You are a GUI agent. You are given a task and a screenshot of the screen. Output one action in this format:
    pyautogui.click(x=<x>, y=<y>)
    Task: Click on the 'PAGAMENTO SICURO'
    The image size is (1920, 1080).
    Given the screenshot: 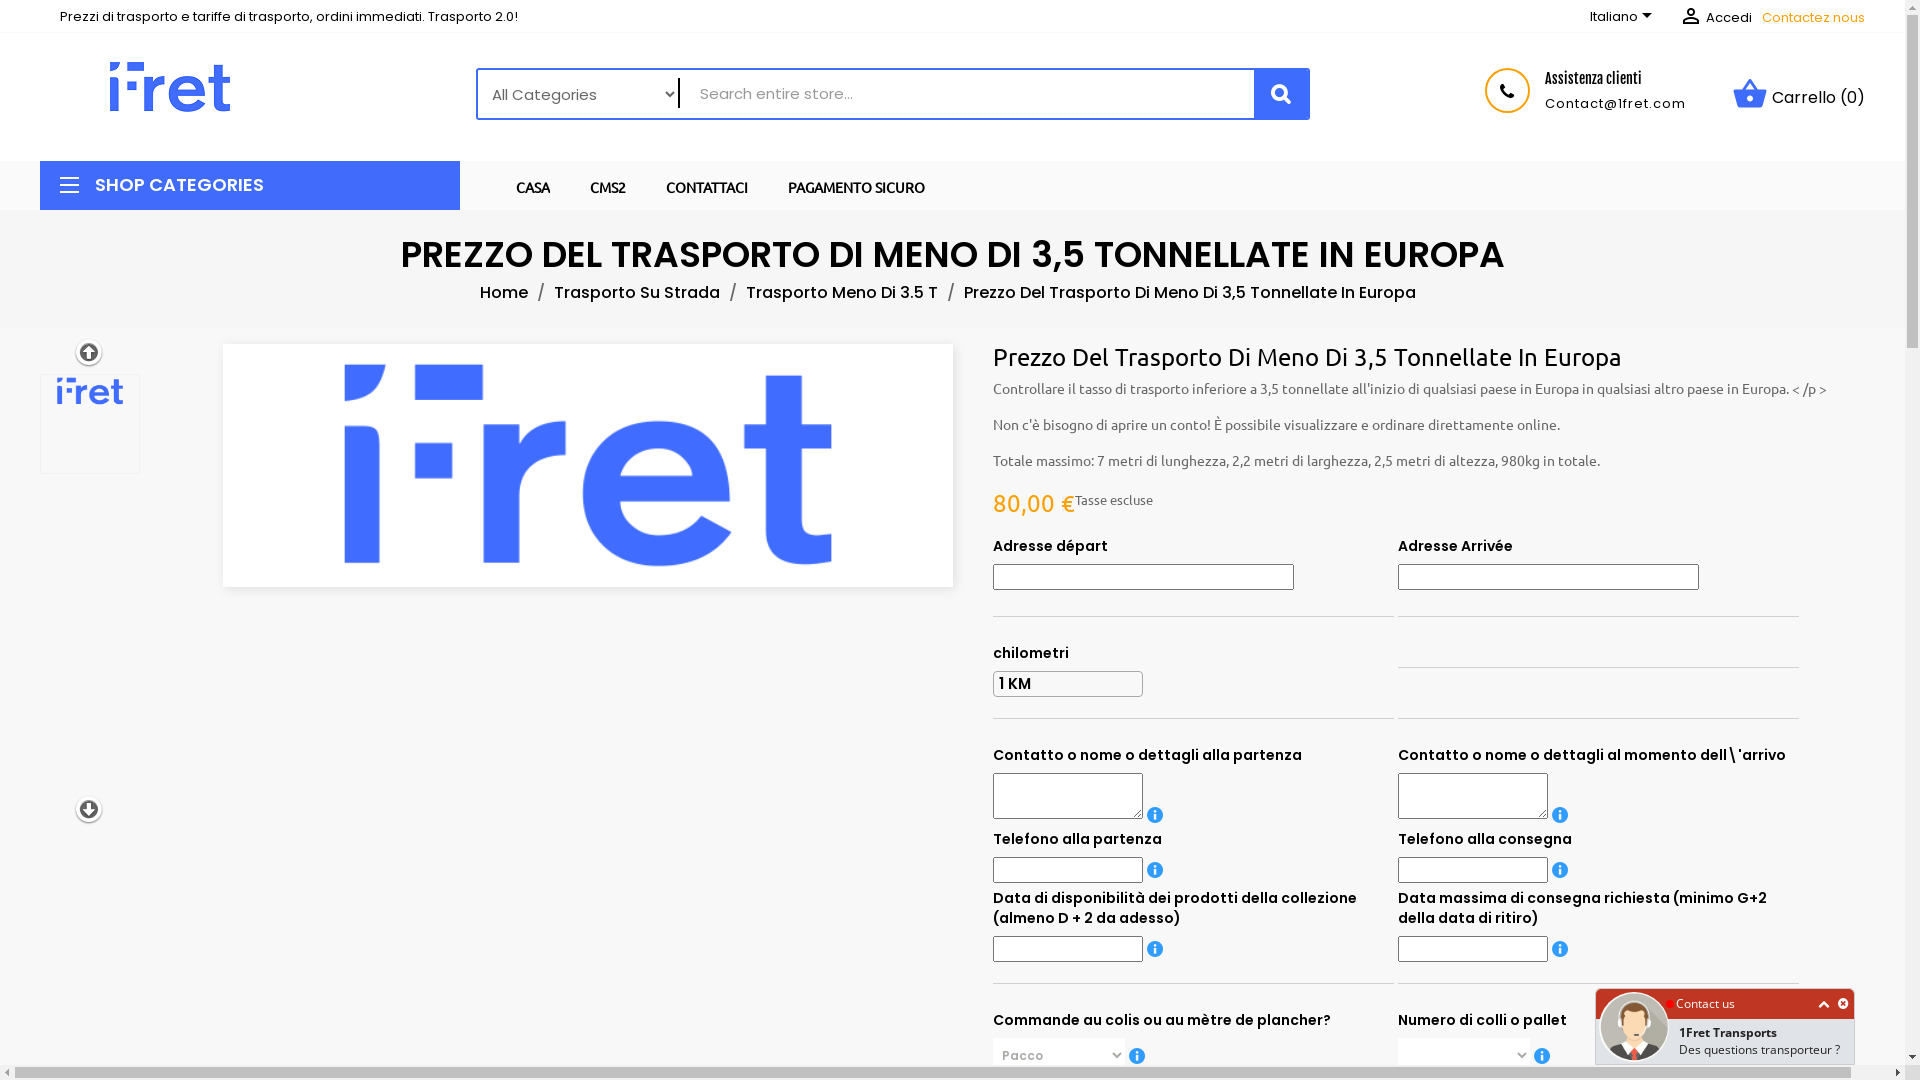 What is the action you would take?
    pyautogui.click(x=856, y=185)
    